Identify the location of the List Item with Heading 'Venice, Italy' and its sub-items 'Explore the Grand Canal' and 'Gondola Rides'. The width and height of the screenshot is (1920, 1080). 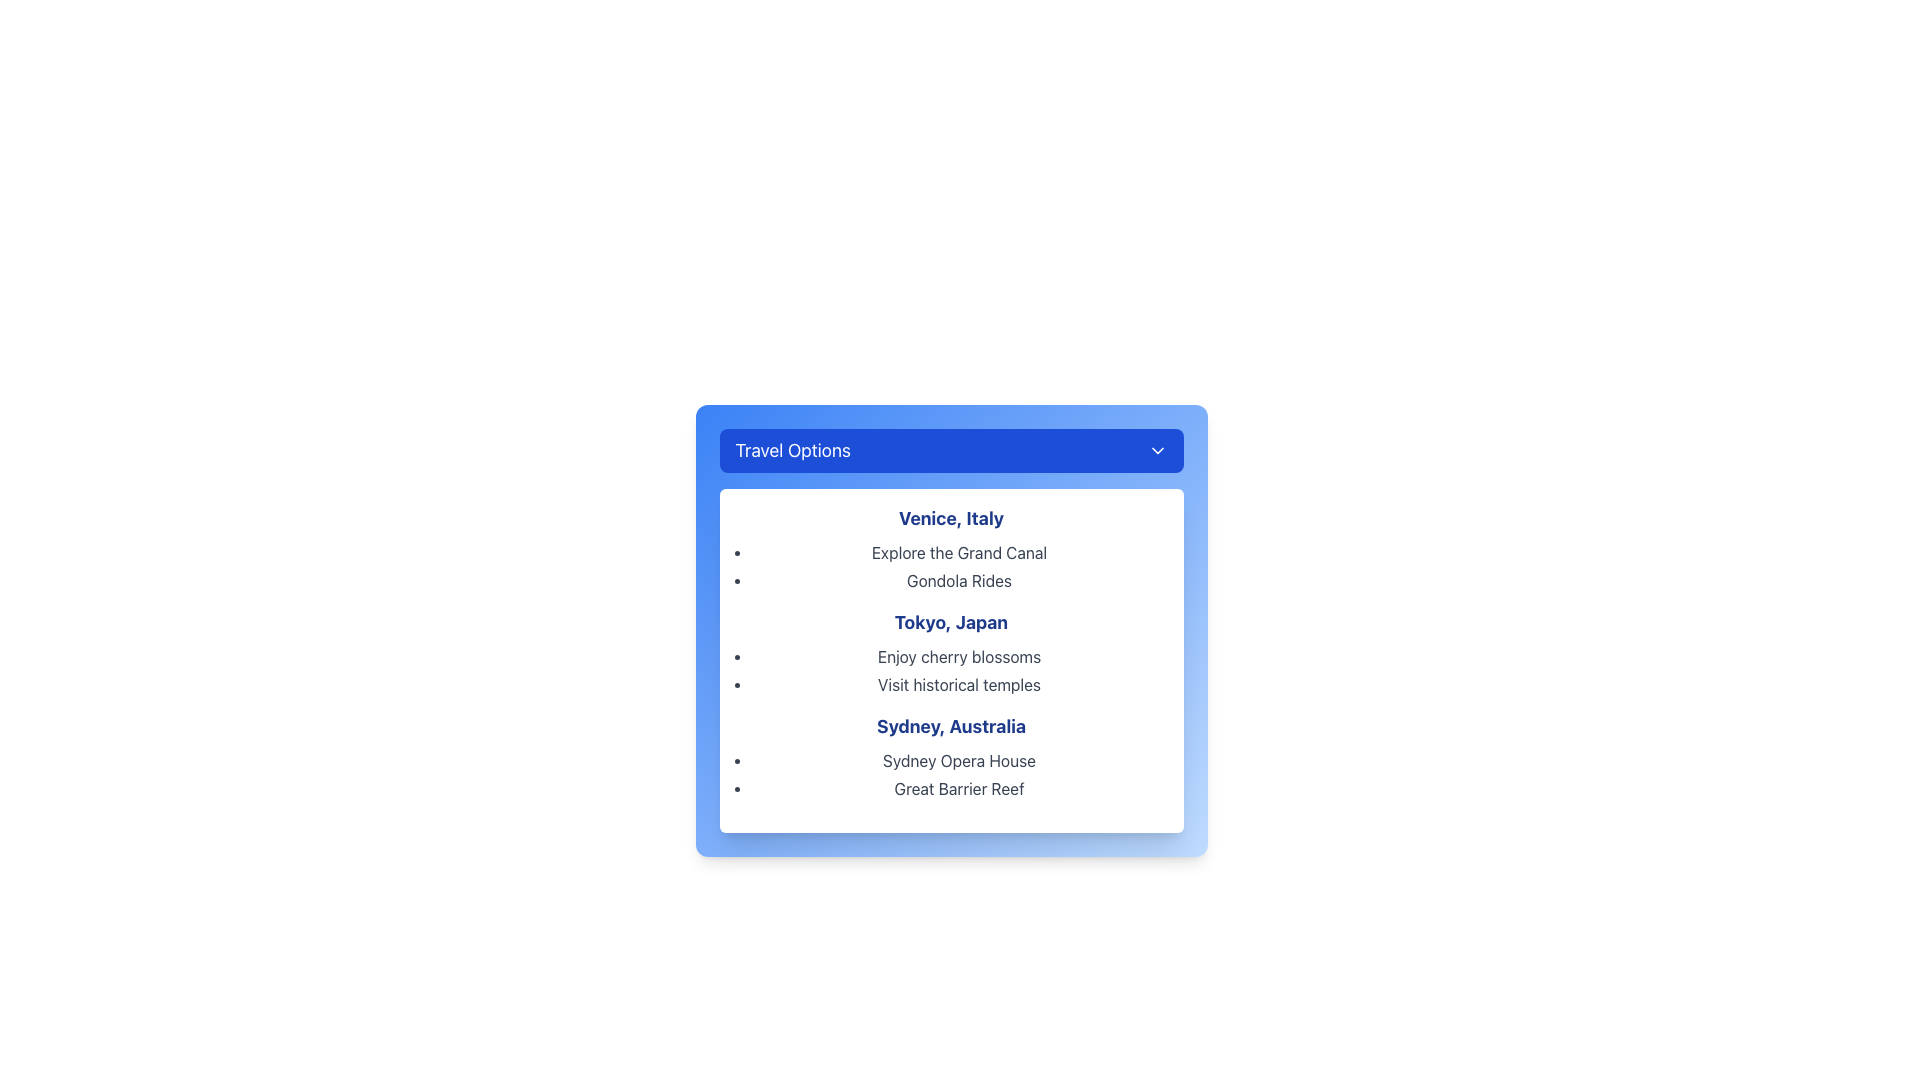
(950, 548).